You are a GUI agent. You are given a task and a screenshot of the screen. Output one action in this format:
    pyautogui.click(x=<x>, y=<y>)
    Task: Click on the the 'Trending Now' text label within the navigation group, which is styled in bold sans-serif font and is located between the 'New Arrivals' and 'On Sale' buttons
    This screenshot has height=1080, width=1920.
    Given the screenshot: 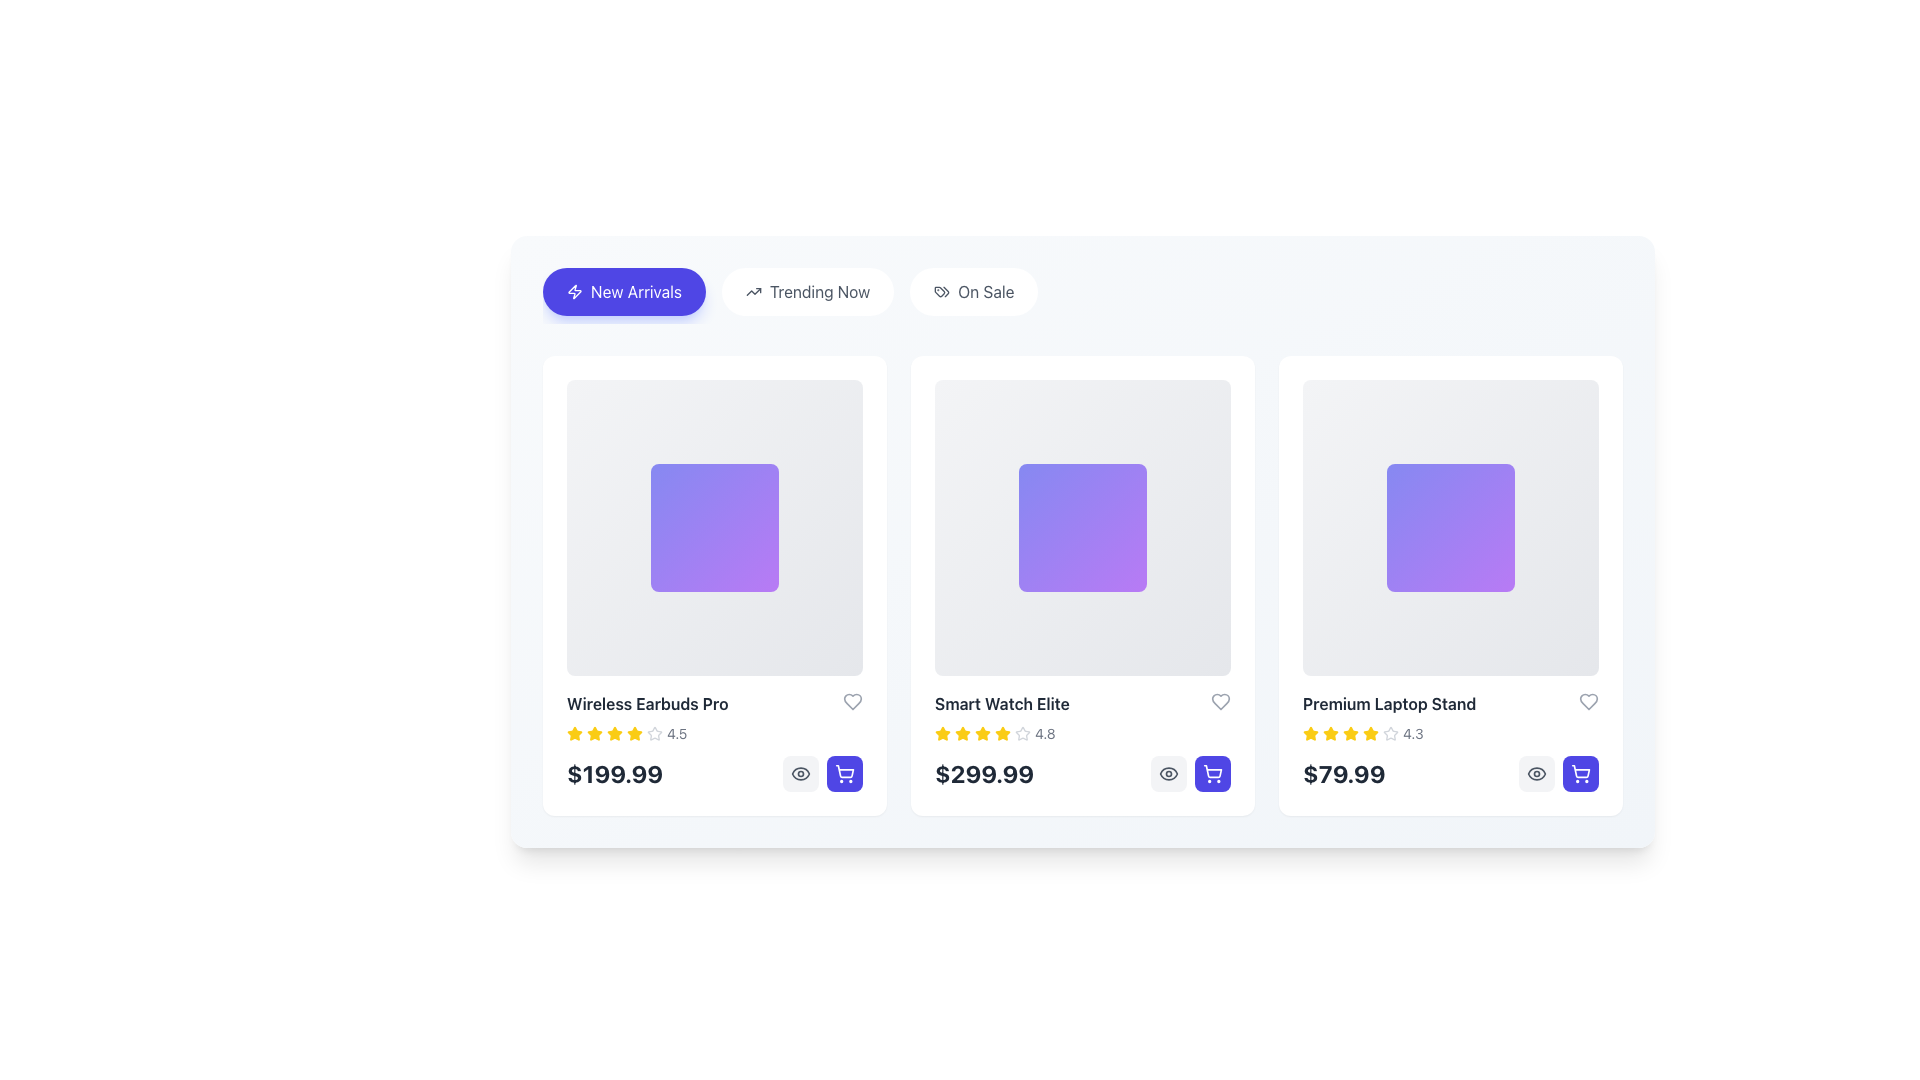 What is the action you would take?
    pyautogui.click(x=820, y=292)
    